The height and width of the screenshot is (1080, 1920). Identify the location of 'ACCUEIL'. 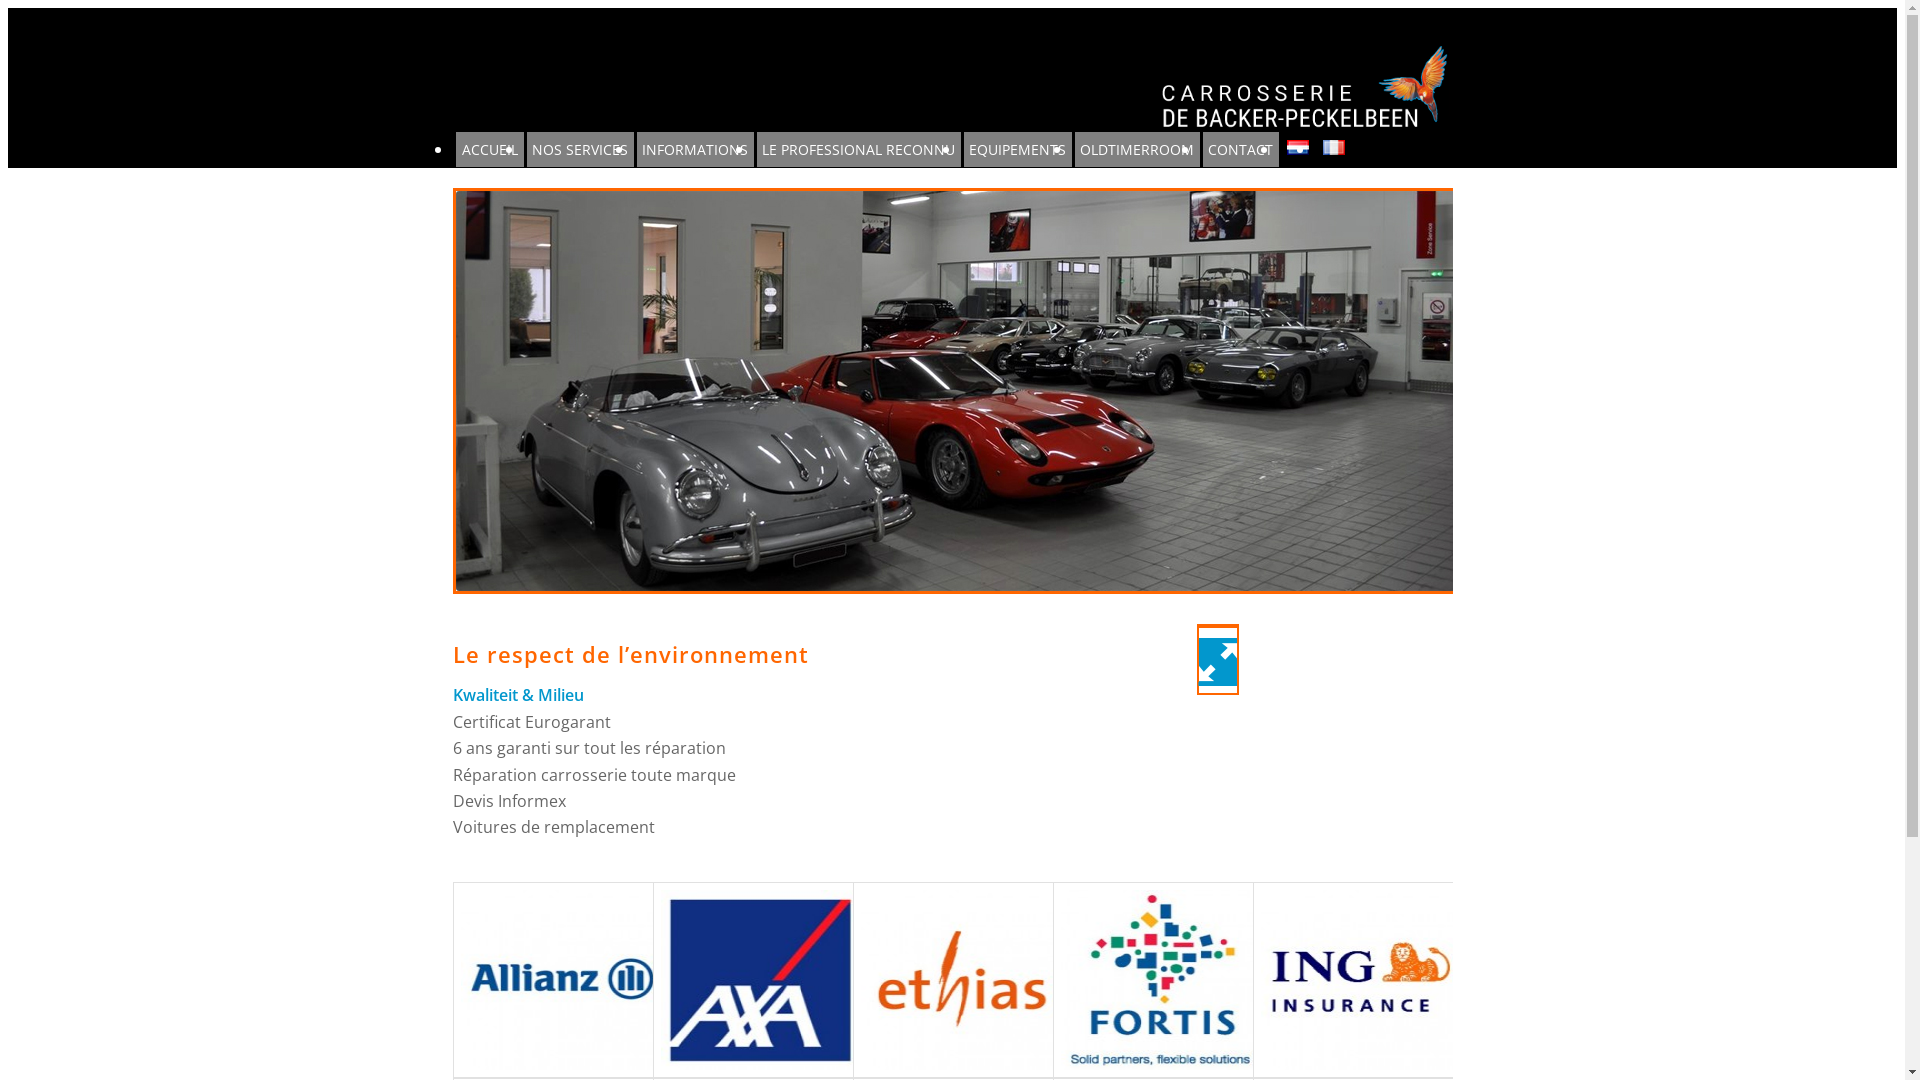
(489, 148).